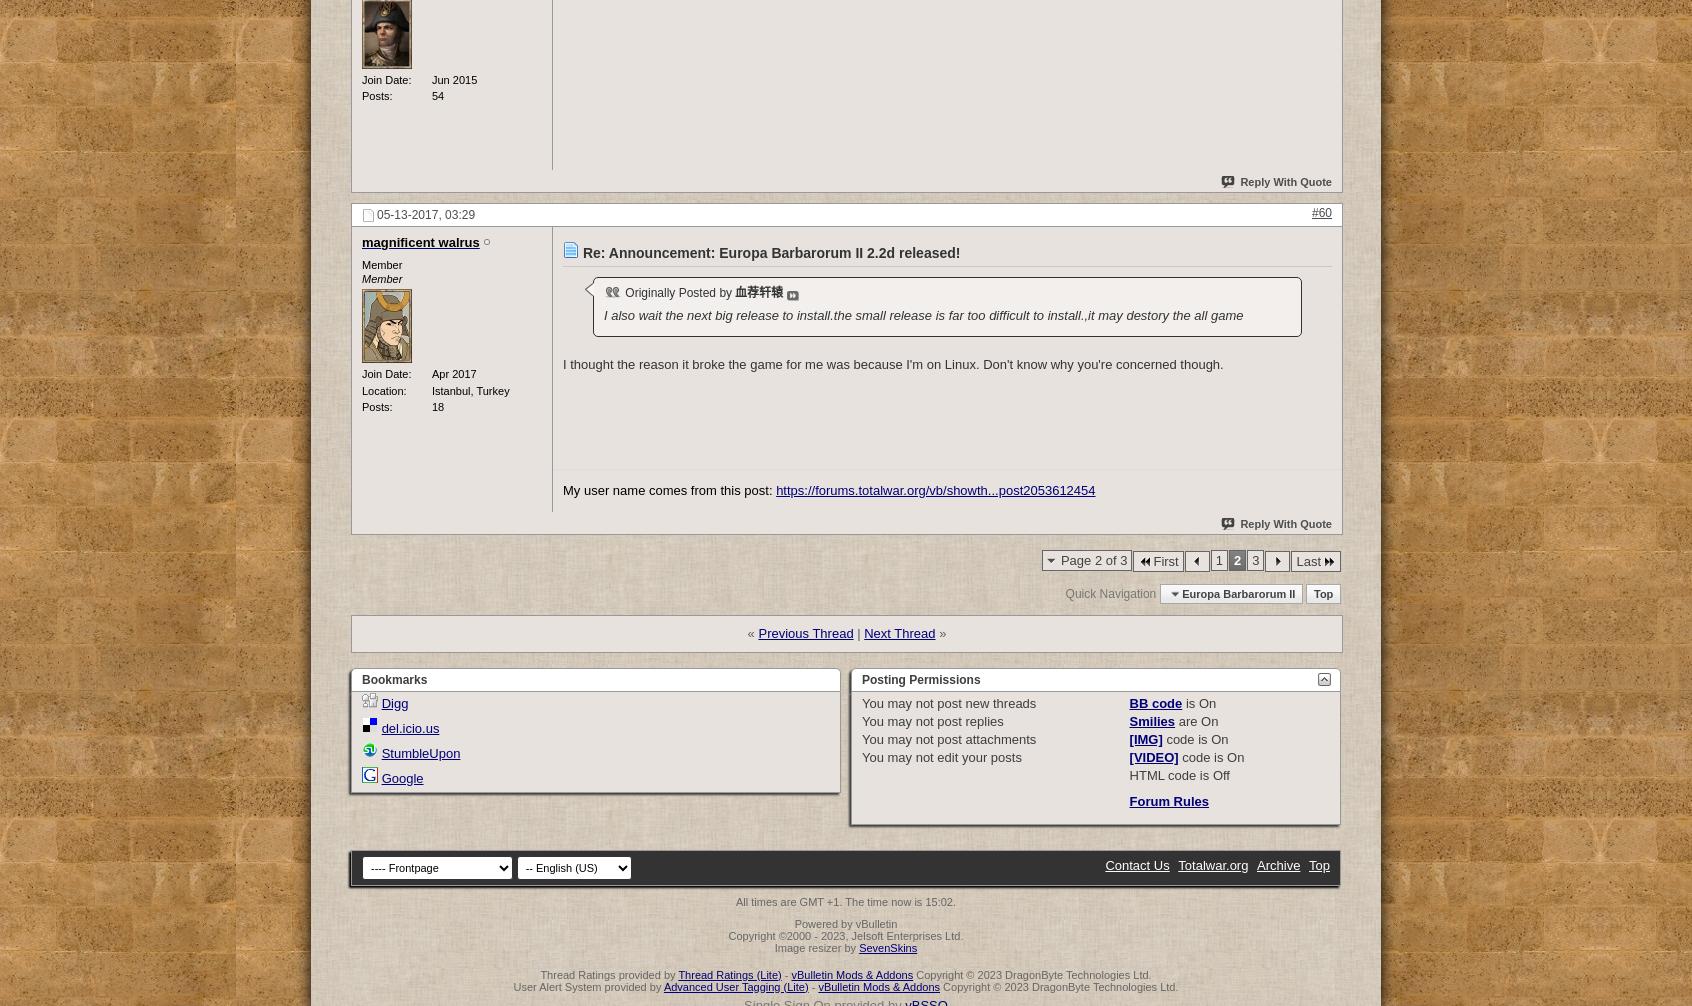 Image resolution: width=1692 pixels, height=1006 pixels. What do you see at coordinates (976, 755) in the screenshot?
I see `'edit your posts'` at bounding box center [976, 755].